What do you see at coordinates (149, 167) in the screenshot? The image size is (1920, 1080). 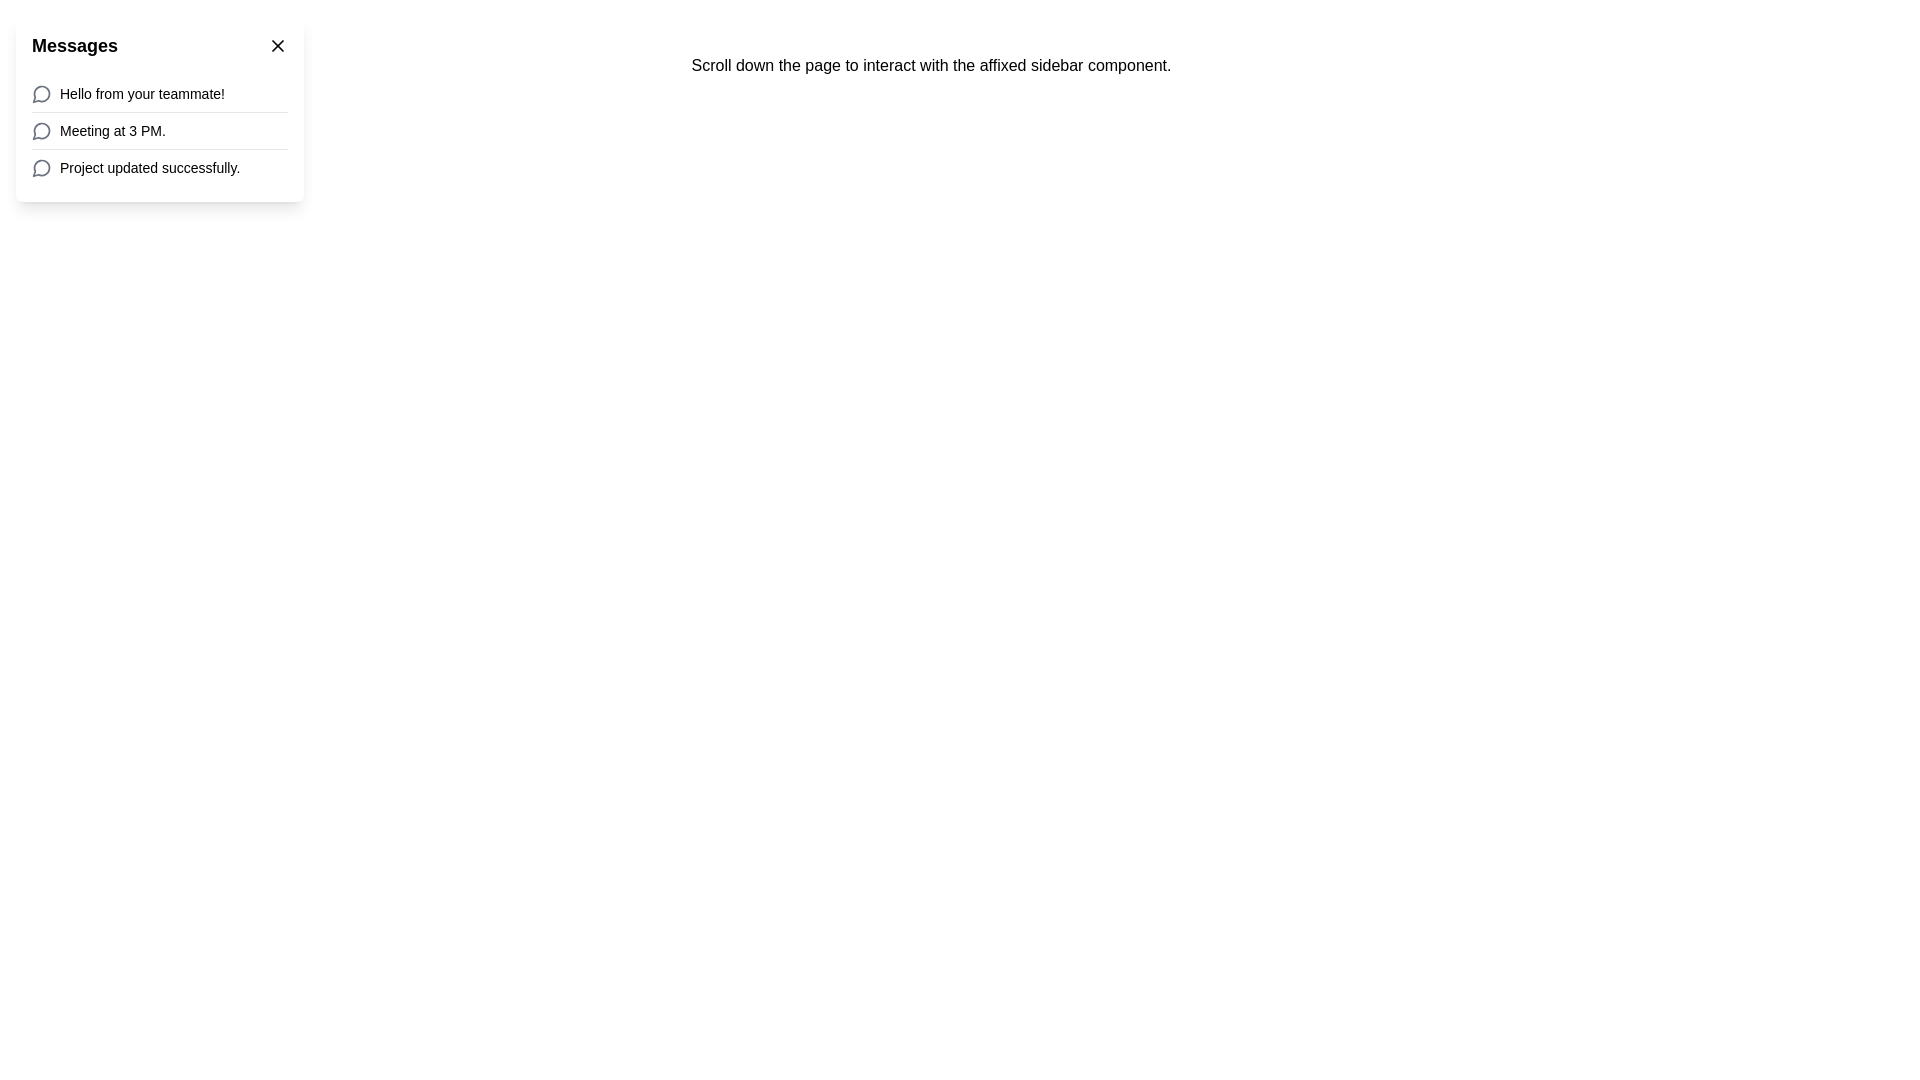 I see `the notification text label that conveys the successful update of a project, which is the third item in a vertical list of messages within the sidebar` at bounding box center [149, 167].